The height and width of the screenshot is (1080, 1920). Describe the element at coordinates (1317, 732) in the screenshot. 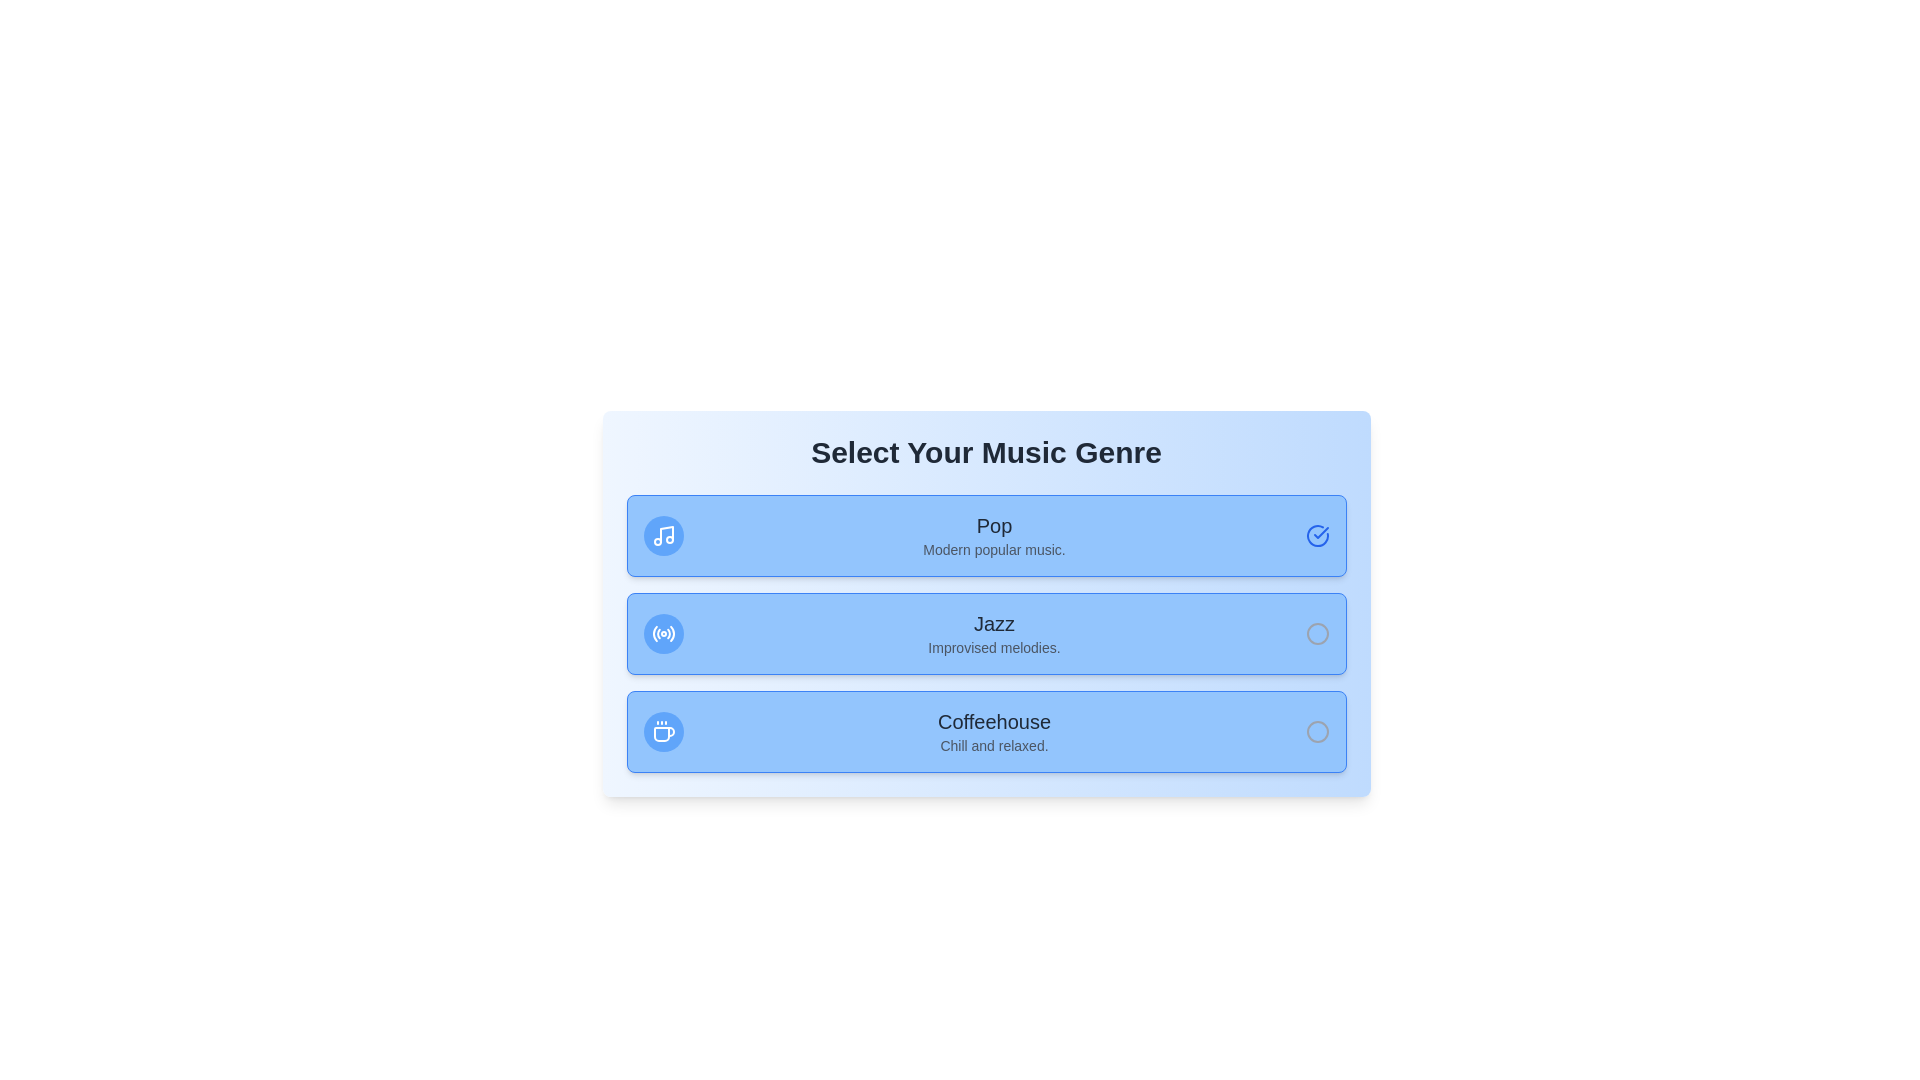

I see `the radio button for the 'Coffeehouse' list item, which is a small circled icon with a thin border, filled with gray color, located in a vertical list of genres` at that location.